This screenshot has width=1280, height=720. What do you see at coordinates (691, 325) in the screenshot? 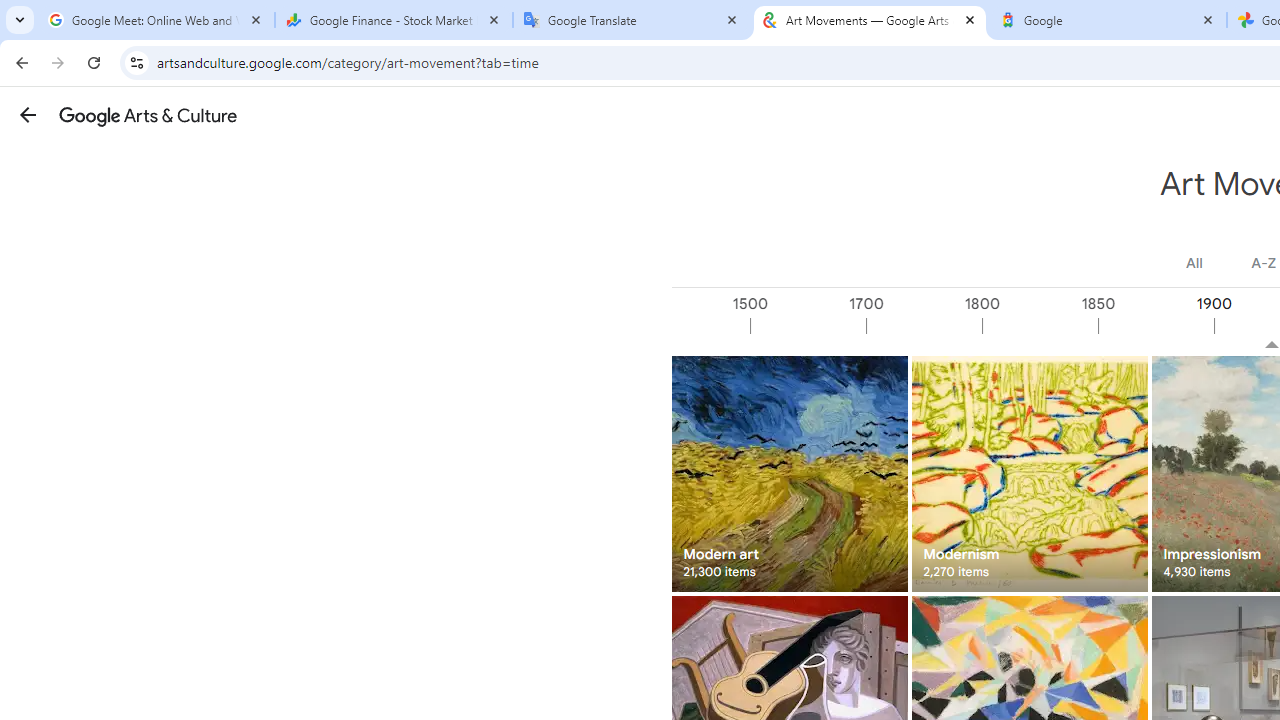
I see `'1000'` at bounding box center [691, 325].